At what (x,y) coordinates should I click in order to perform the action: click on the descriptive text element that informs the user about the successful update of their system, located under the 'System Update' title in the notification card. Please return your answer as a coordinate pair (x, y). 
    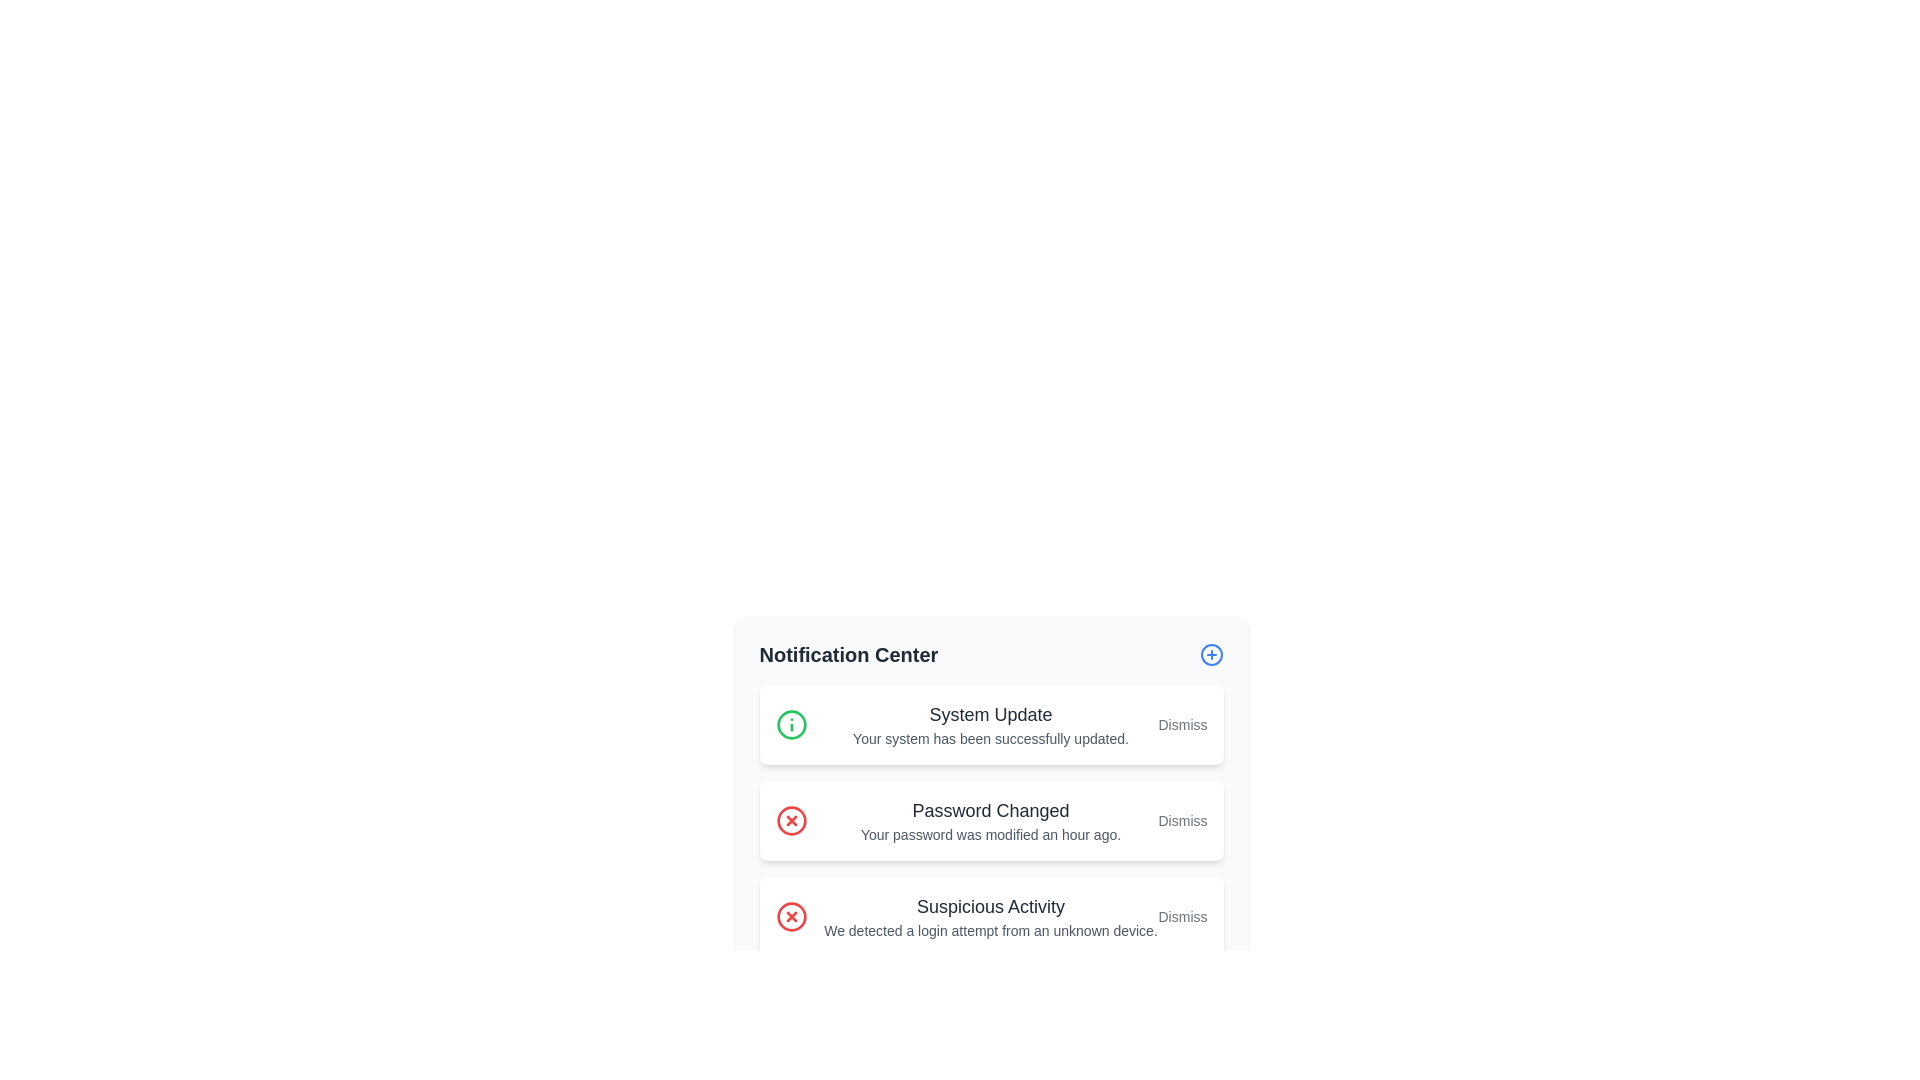
    Looking at the image, I should click on (990, 739).